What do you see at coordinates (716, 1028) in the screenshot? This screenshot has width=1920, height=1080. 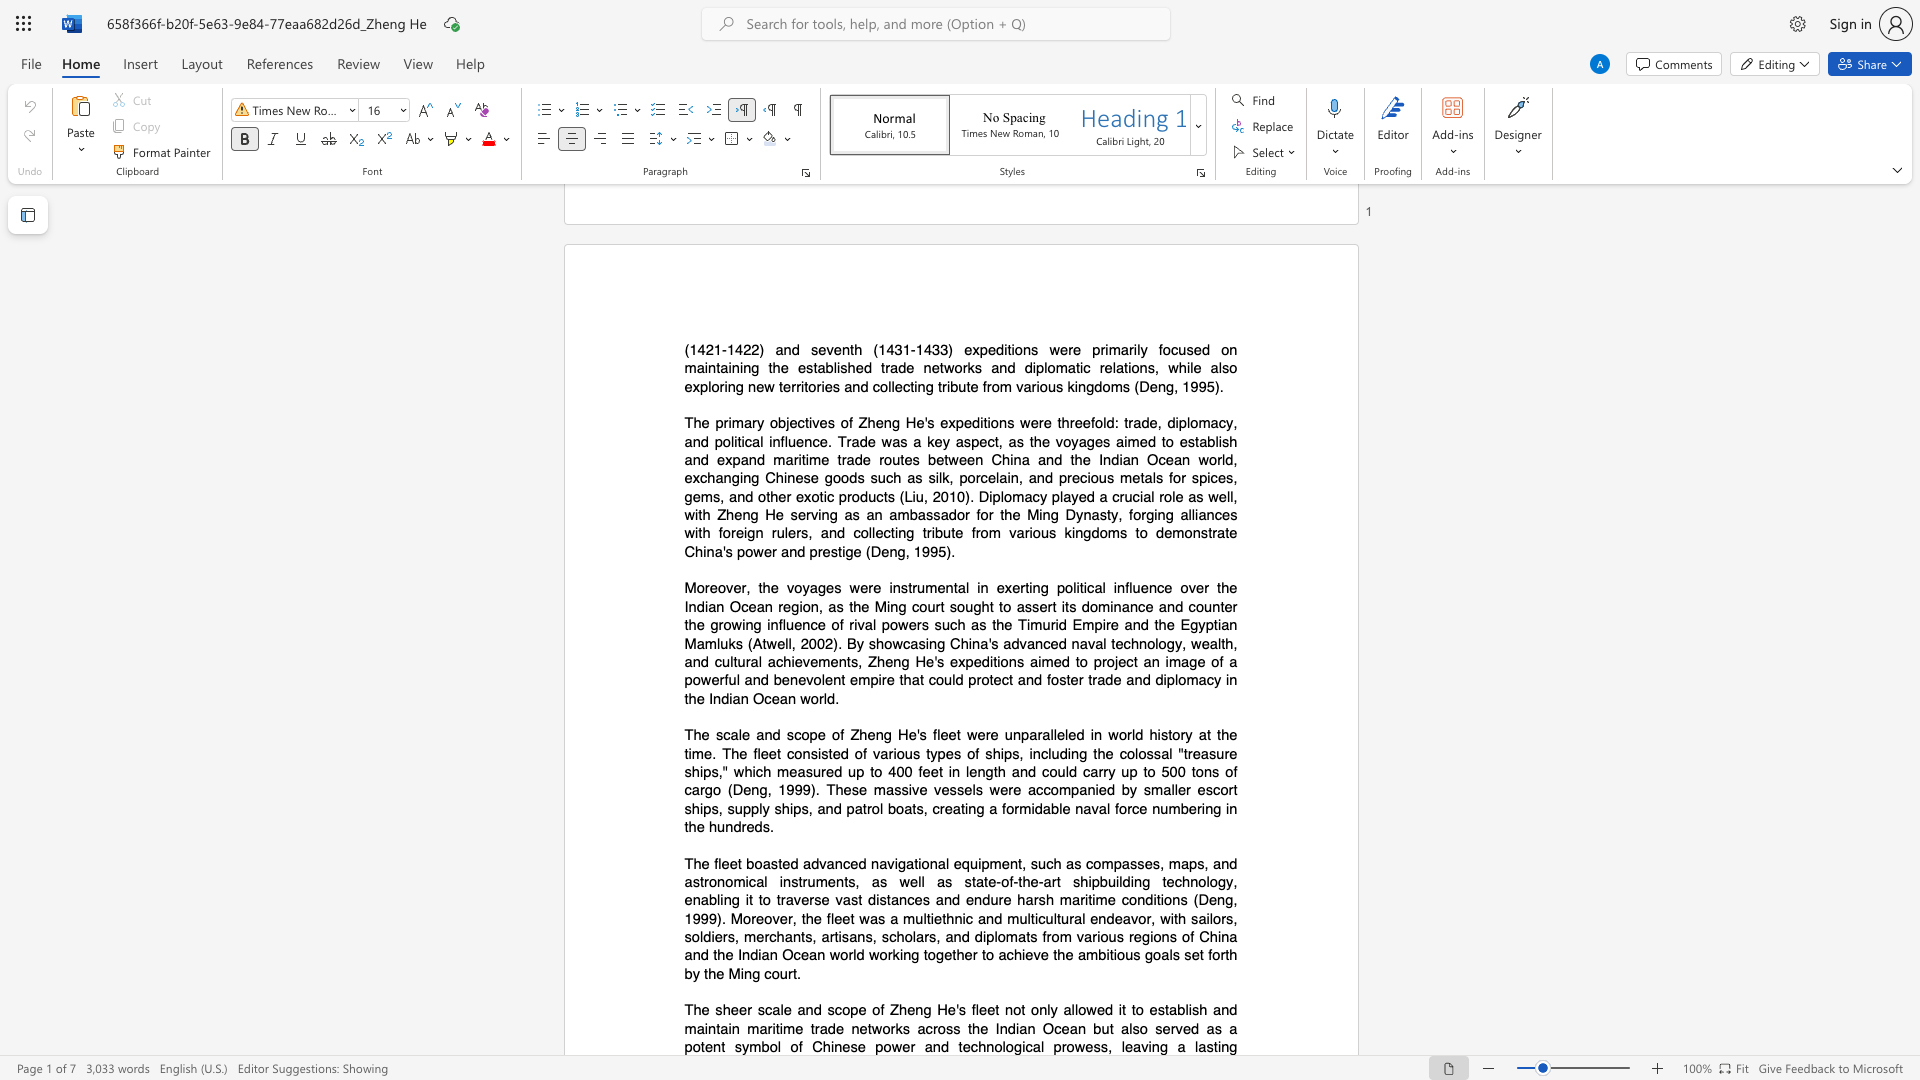 I see `the subset text "tain maritime trade networks across the Indian Ocean but also served as a potent symbol of Chinese power and tec" within the text "and maintain maritime trade networks across the Indian Ocean but also served as a potent symbol of Chinese power and technological prowess, leaving"` at bounding box center [716, 1028].